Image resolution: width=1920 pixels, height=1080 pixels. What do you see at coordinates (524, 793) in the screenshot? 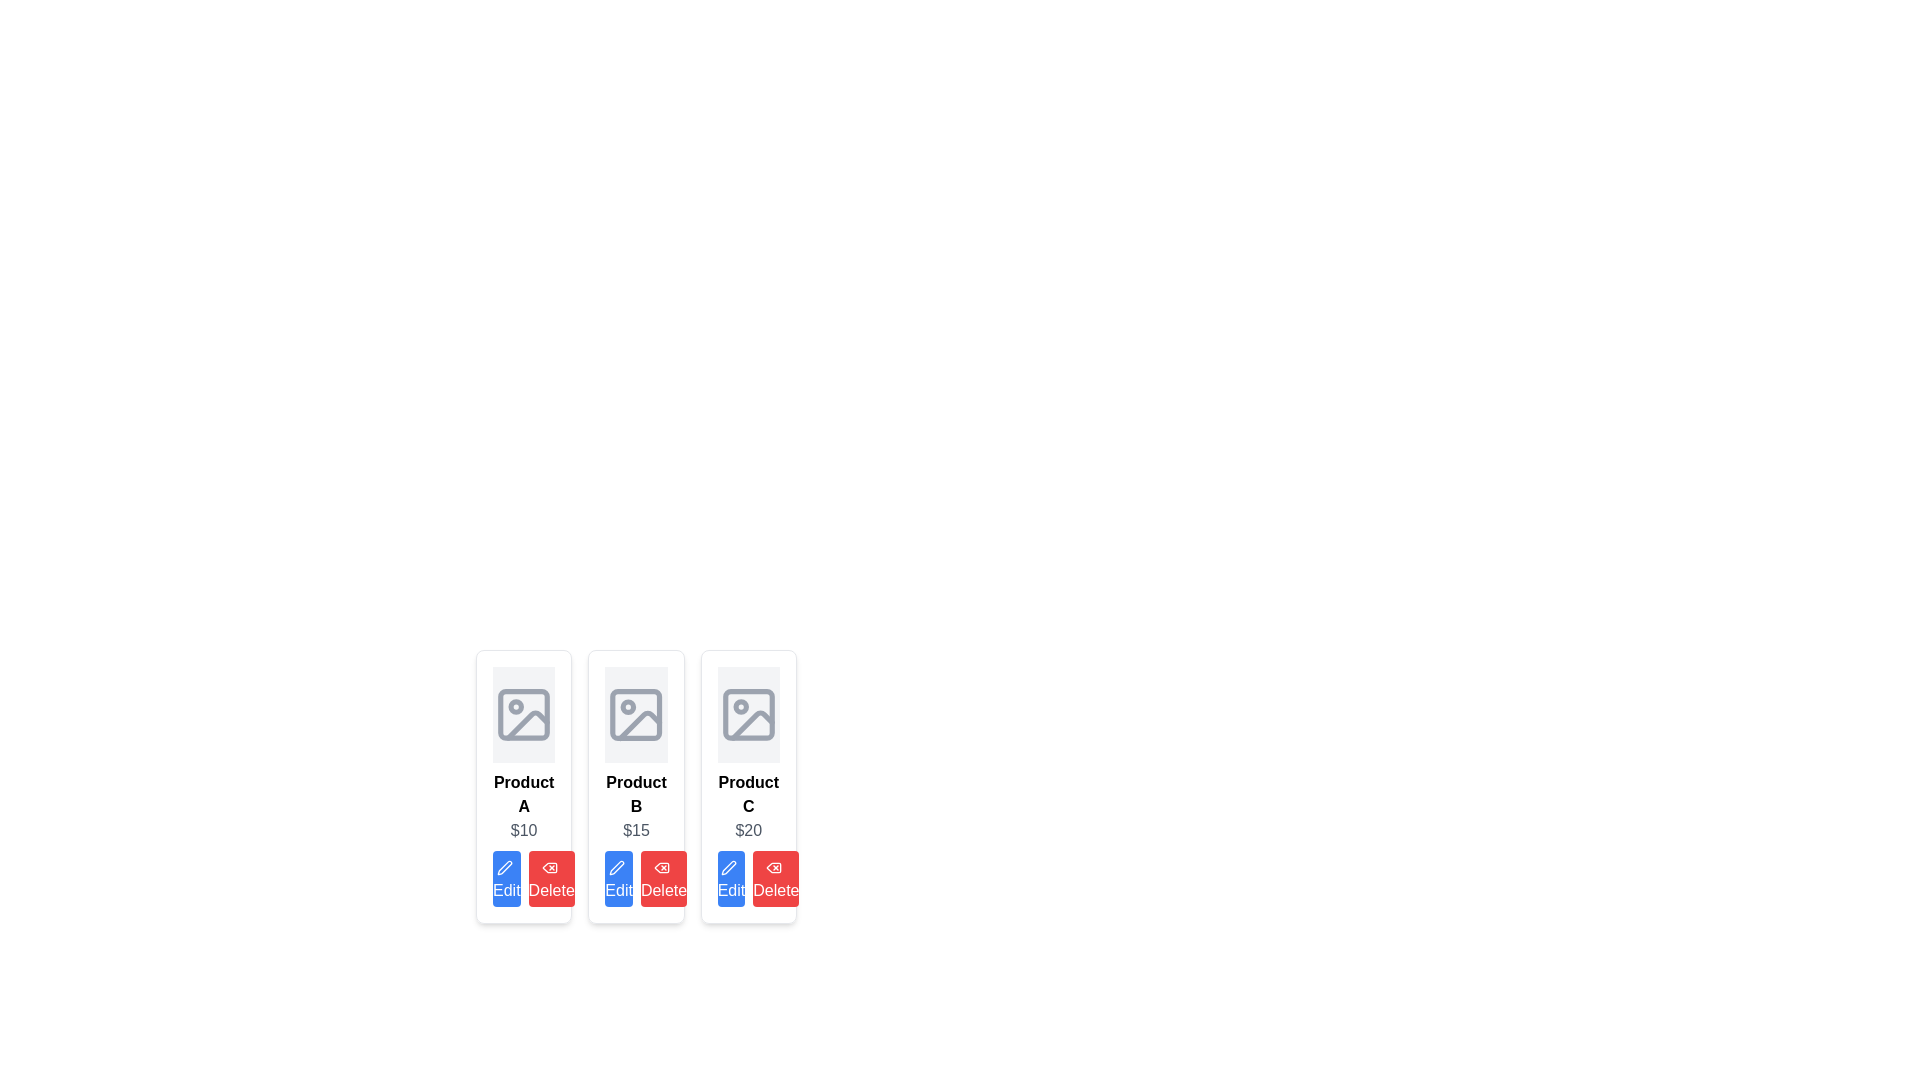
I see `the text label displaying 'Product A', which is bold and positioned above the '$10' price text and below a placeholder image icon` at bounding box center [524, 793].